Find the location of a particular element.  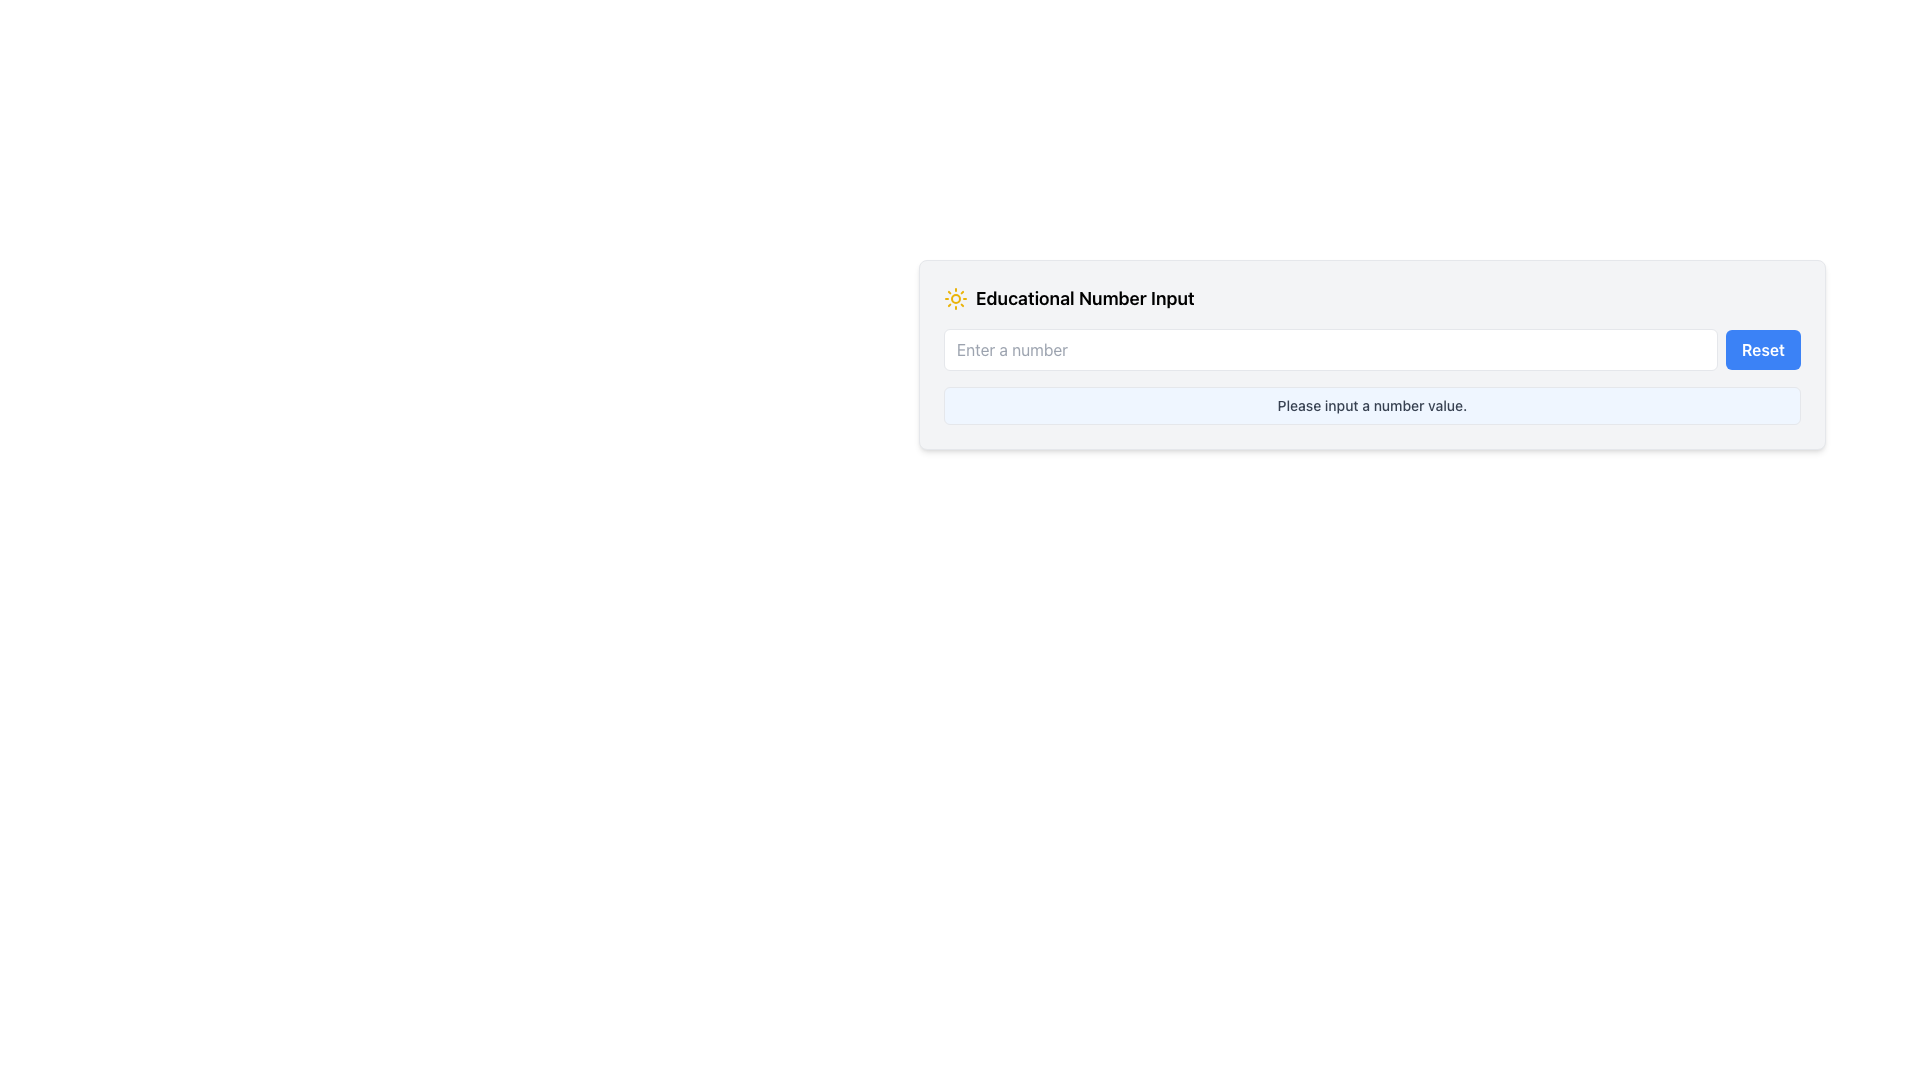

the reset button located in the upper-middle area of the interface, positioned directly to the right of the text input field is located at coordinates (1763, 349).